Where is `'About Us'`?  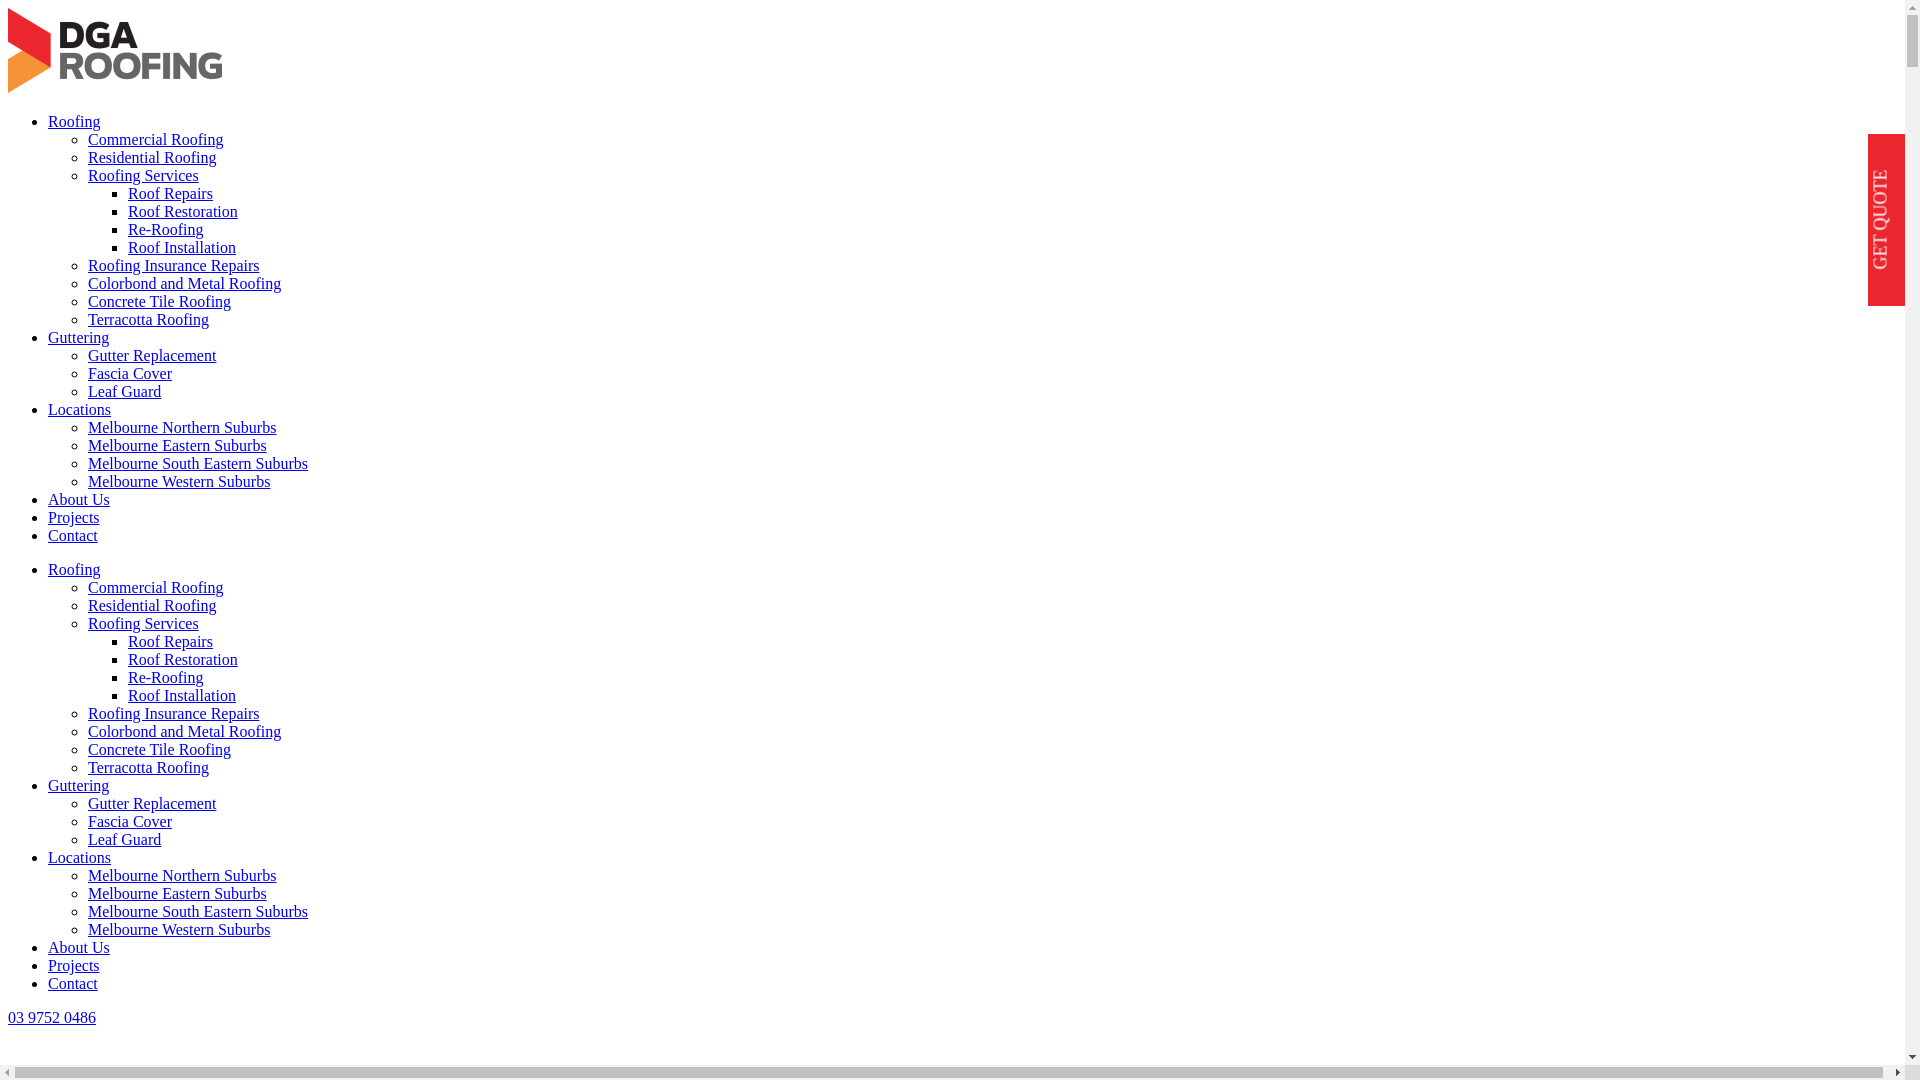
'About Us' is located at coordinates (78, 498).